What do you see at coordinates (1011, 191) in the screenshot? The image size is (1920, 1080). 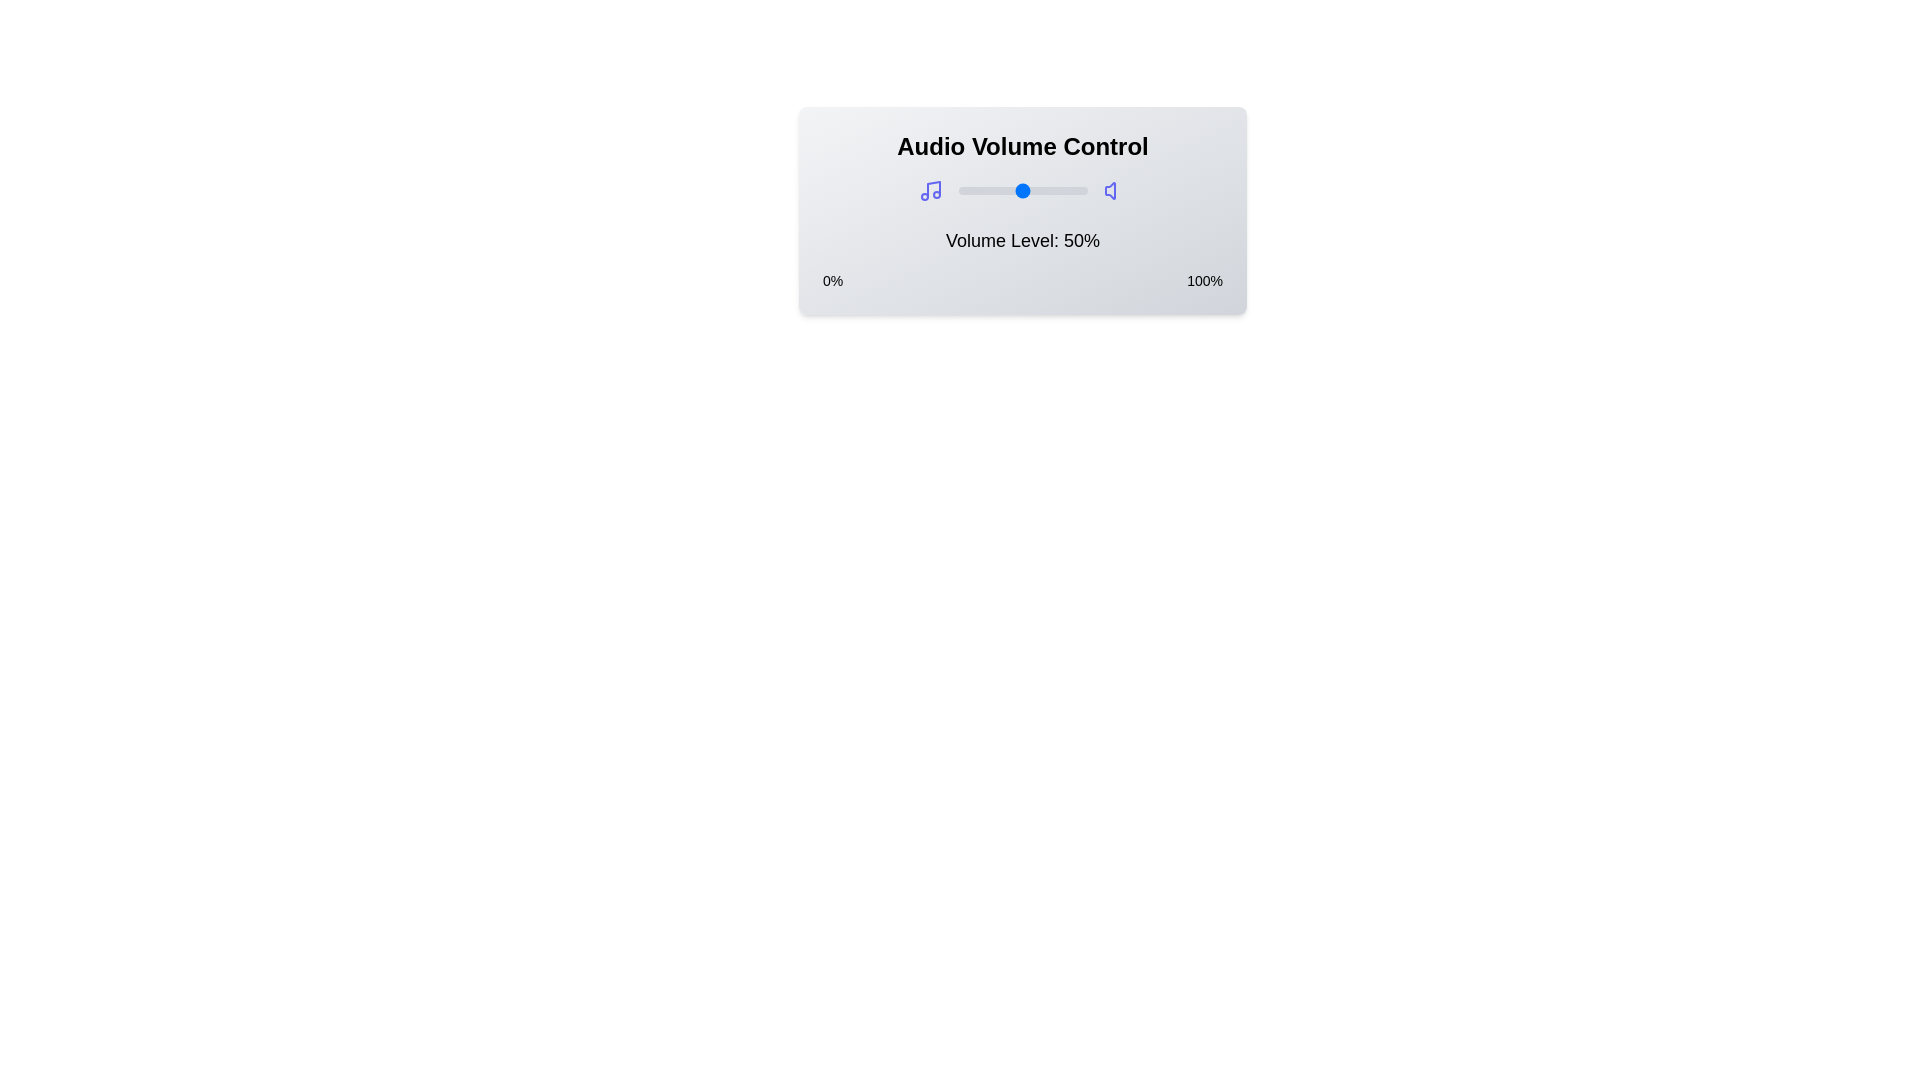 I see `the volume to 41% by dragging the slider` at bounding box center [1011, 191].